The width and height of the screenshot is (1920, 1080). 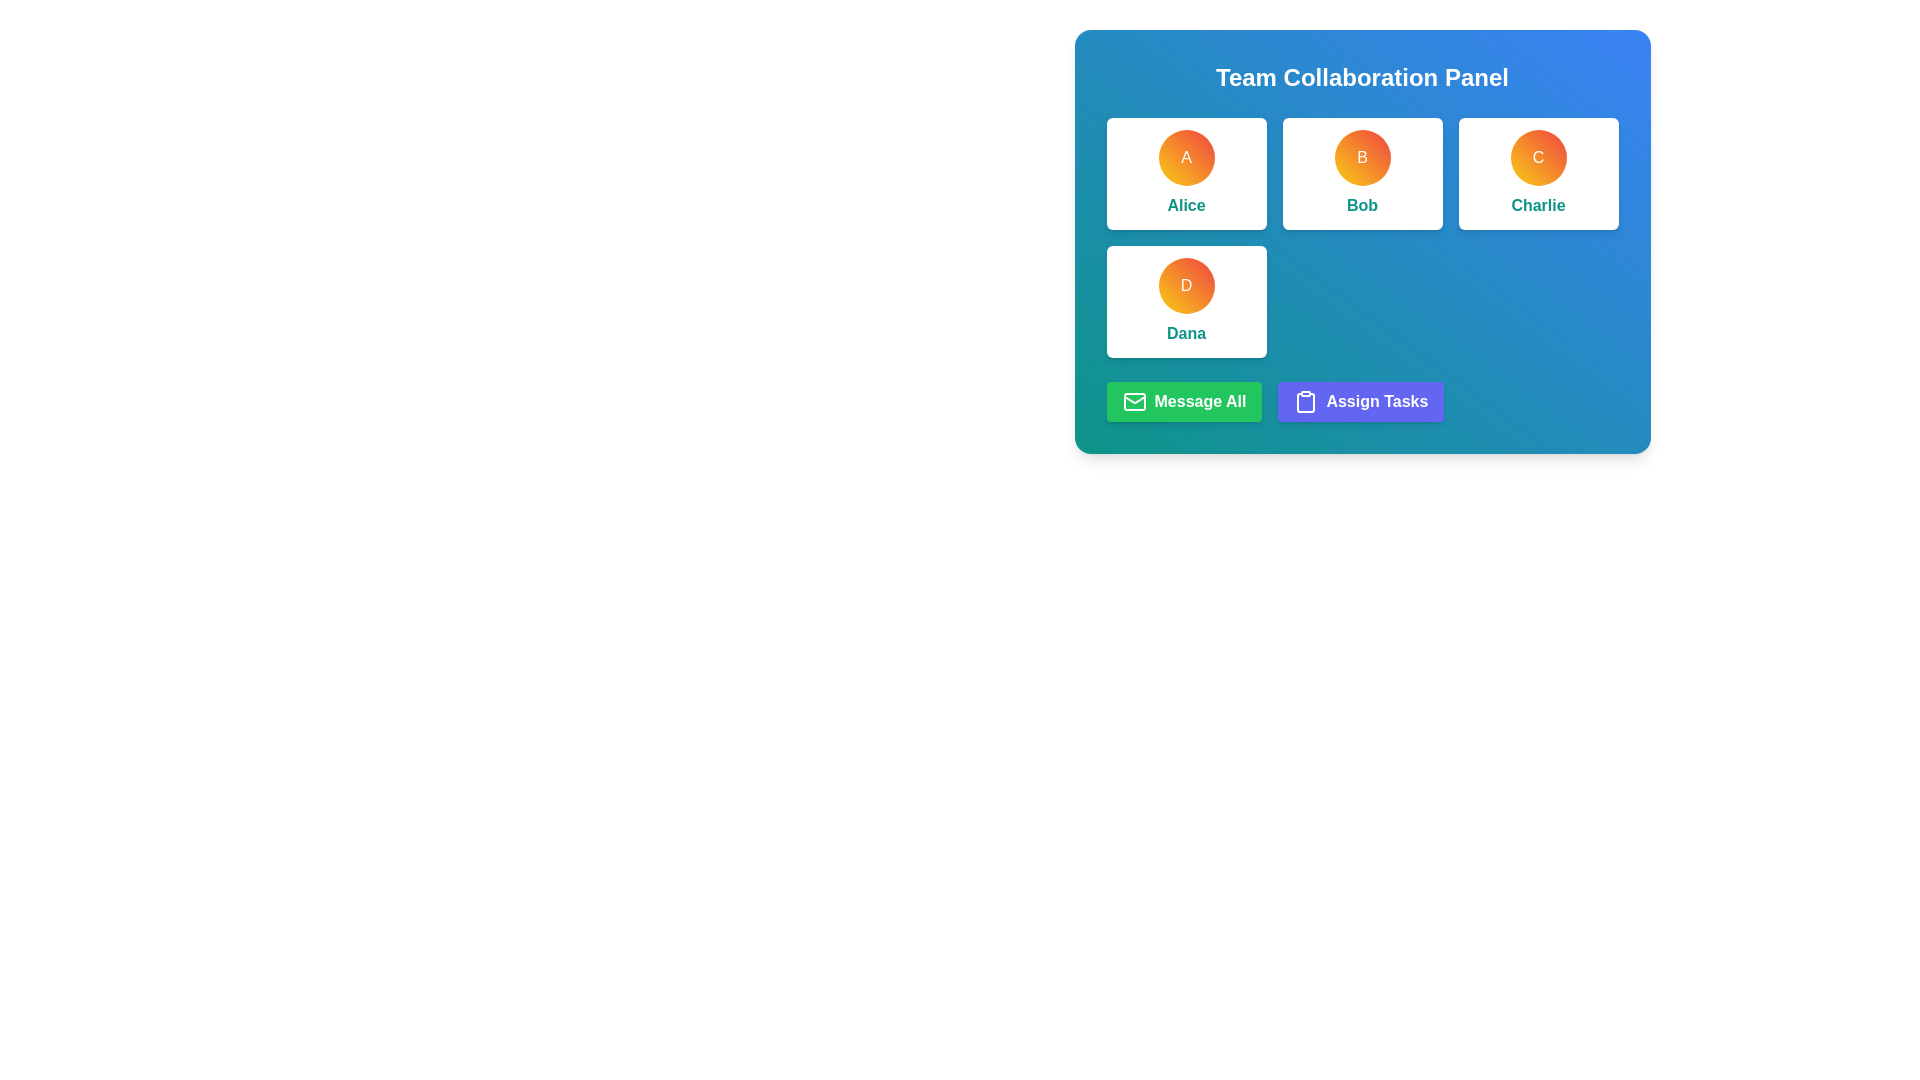 What do you see at coordinates (1186, 172) in the screenshot?
I see `the Profile Card representing an individual, located at the top-left of the grid layout` at bounding box center [1186, 172].